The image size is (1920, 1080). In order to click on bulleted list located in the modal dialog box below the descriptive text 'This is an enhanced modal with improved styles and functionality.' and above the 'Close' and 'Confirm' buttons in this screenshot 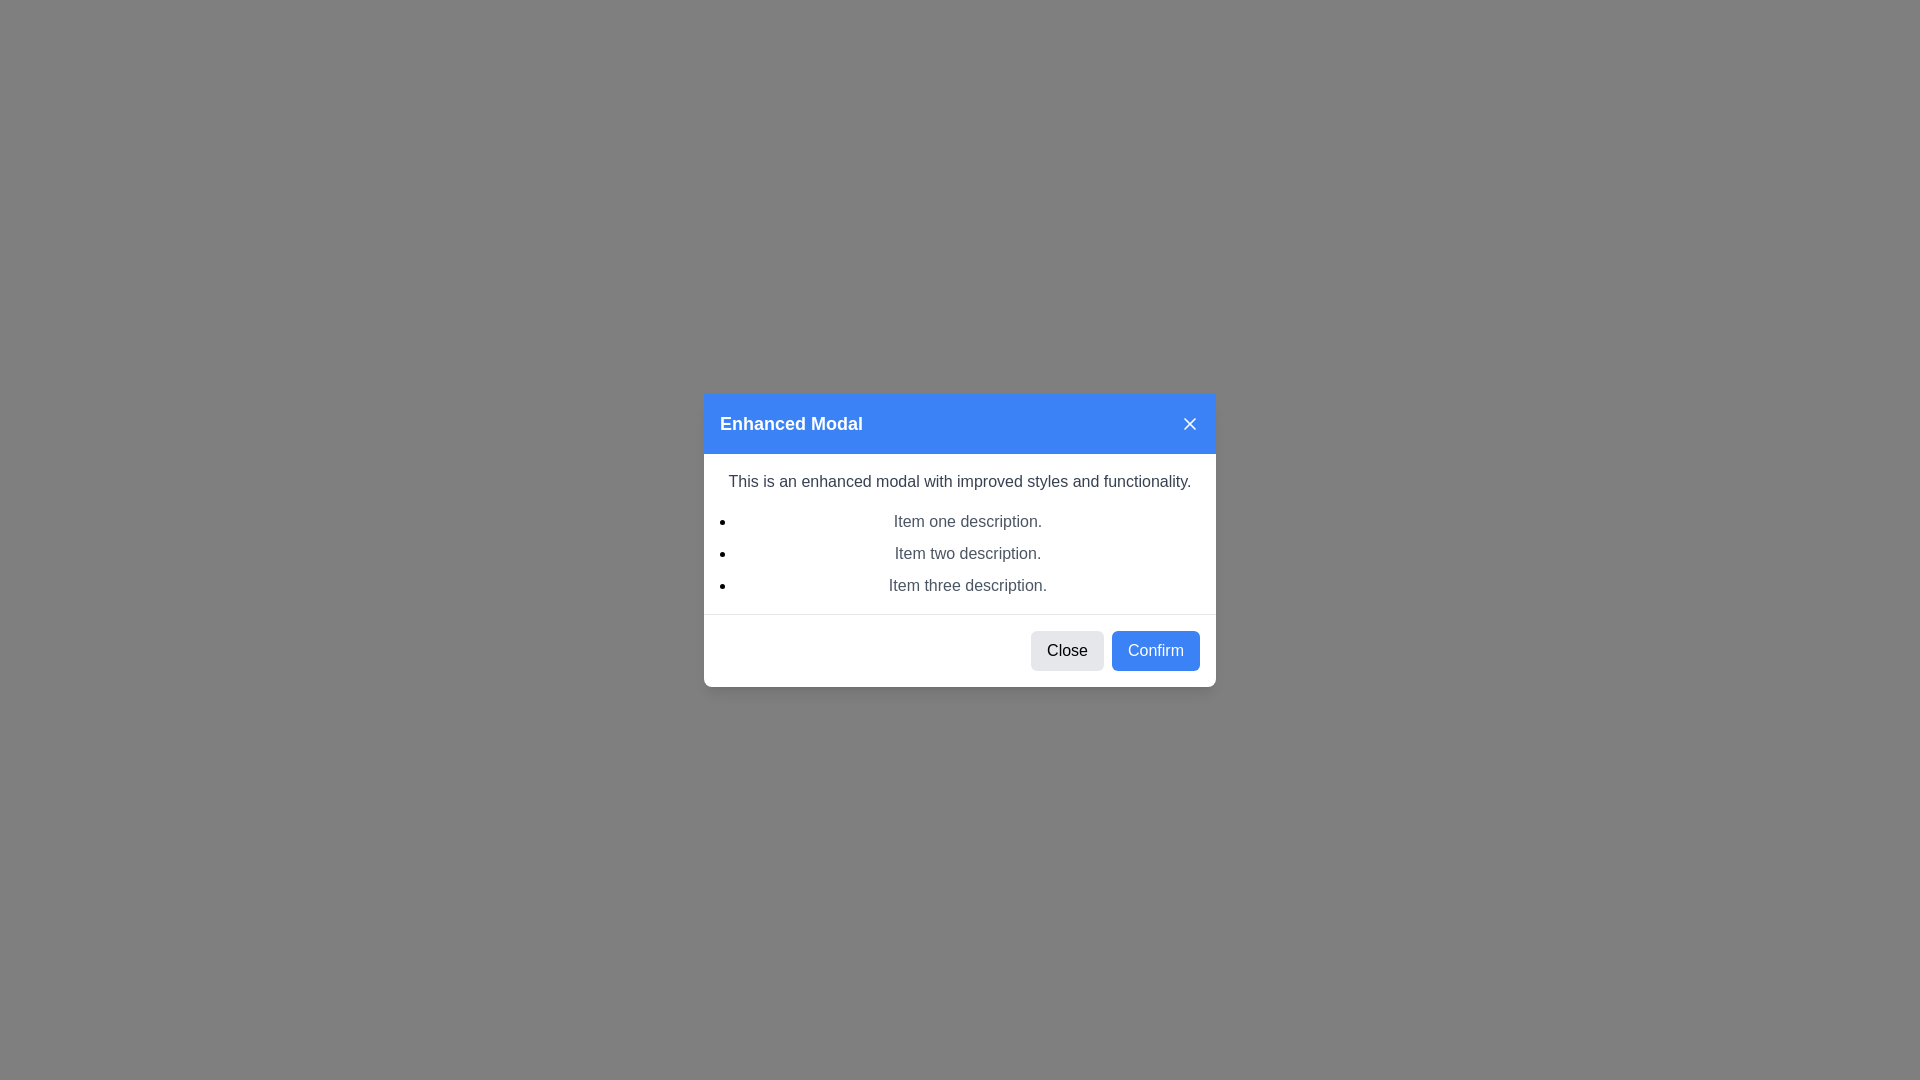, I will do `click(960, 553)`.